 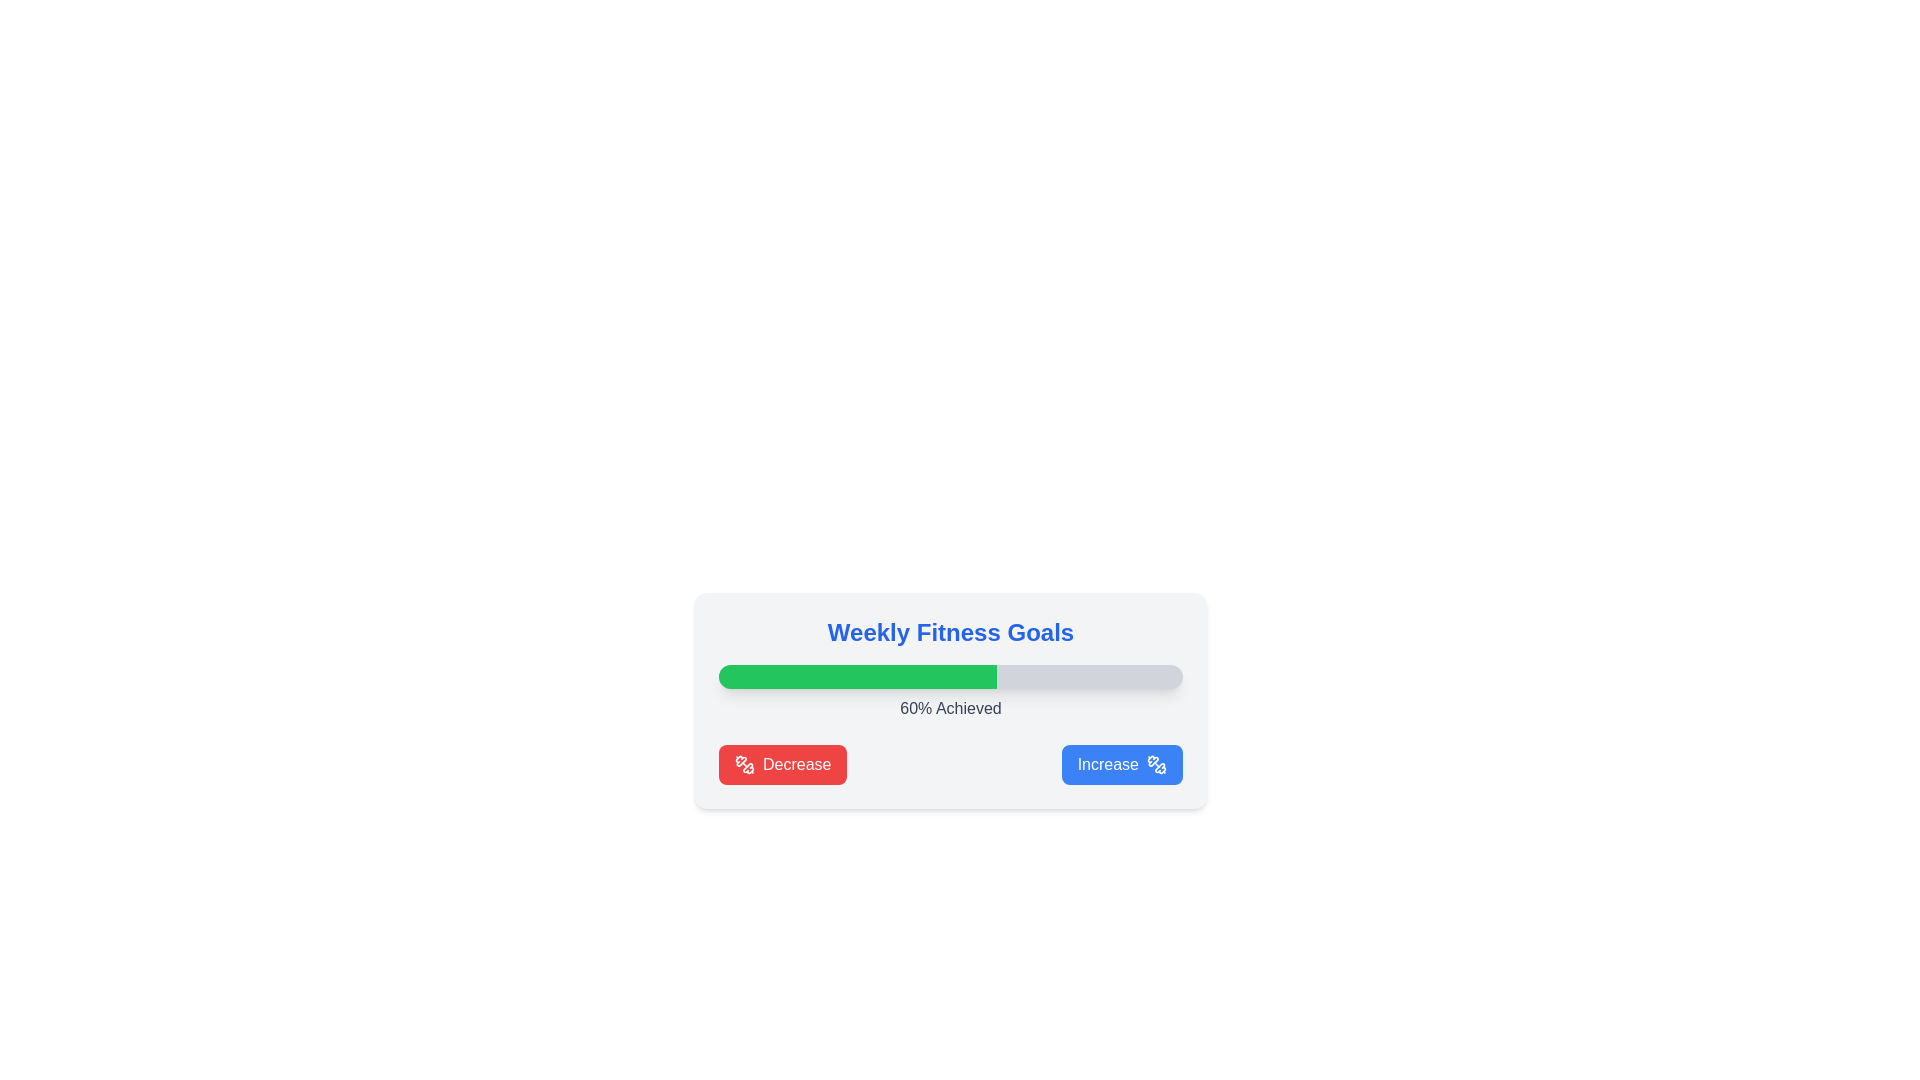 I want to click on the Text Label displaying 'Weekly Fitness Goals', which is styled in a large, bold, blue font and is positioned above a progress bar, so click(x=949, y=632).